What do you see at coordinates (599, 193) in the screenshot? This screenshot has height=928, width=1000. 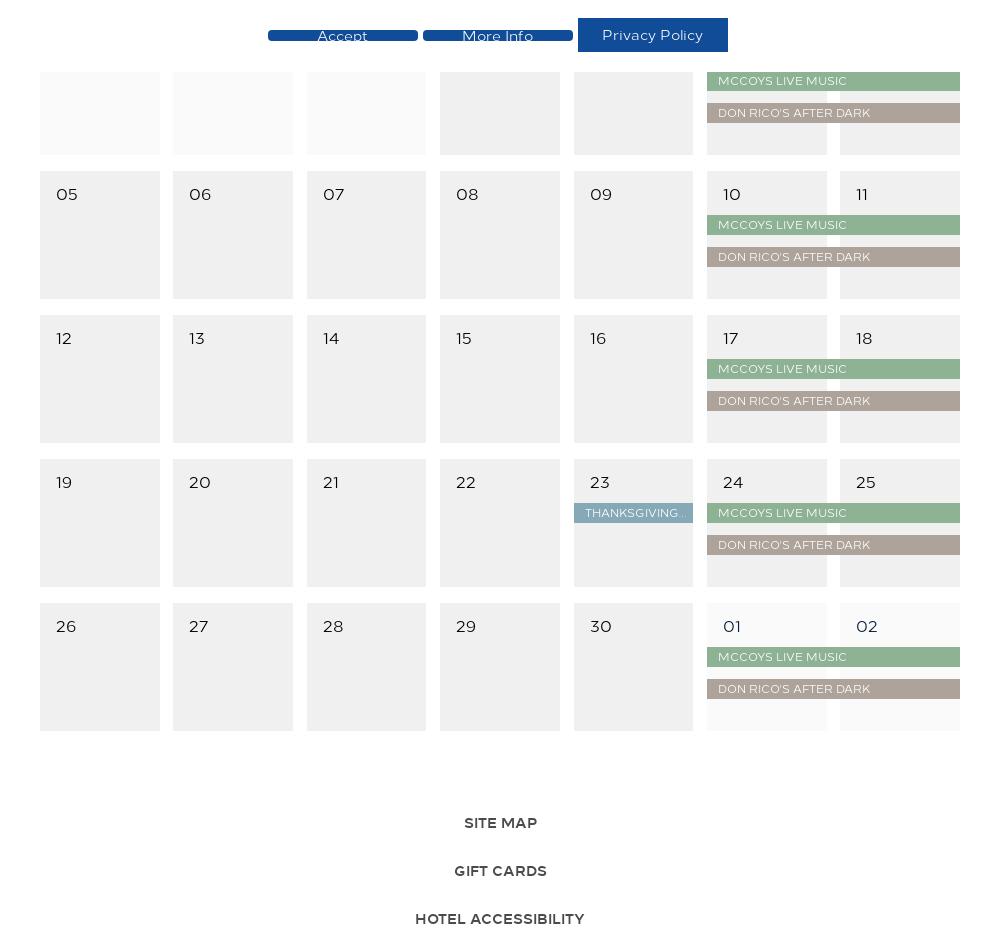 I see `'09'` at bounding box center [599, 193].